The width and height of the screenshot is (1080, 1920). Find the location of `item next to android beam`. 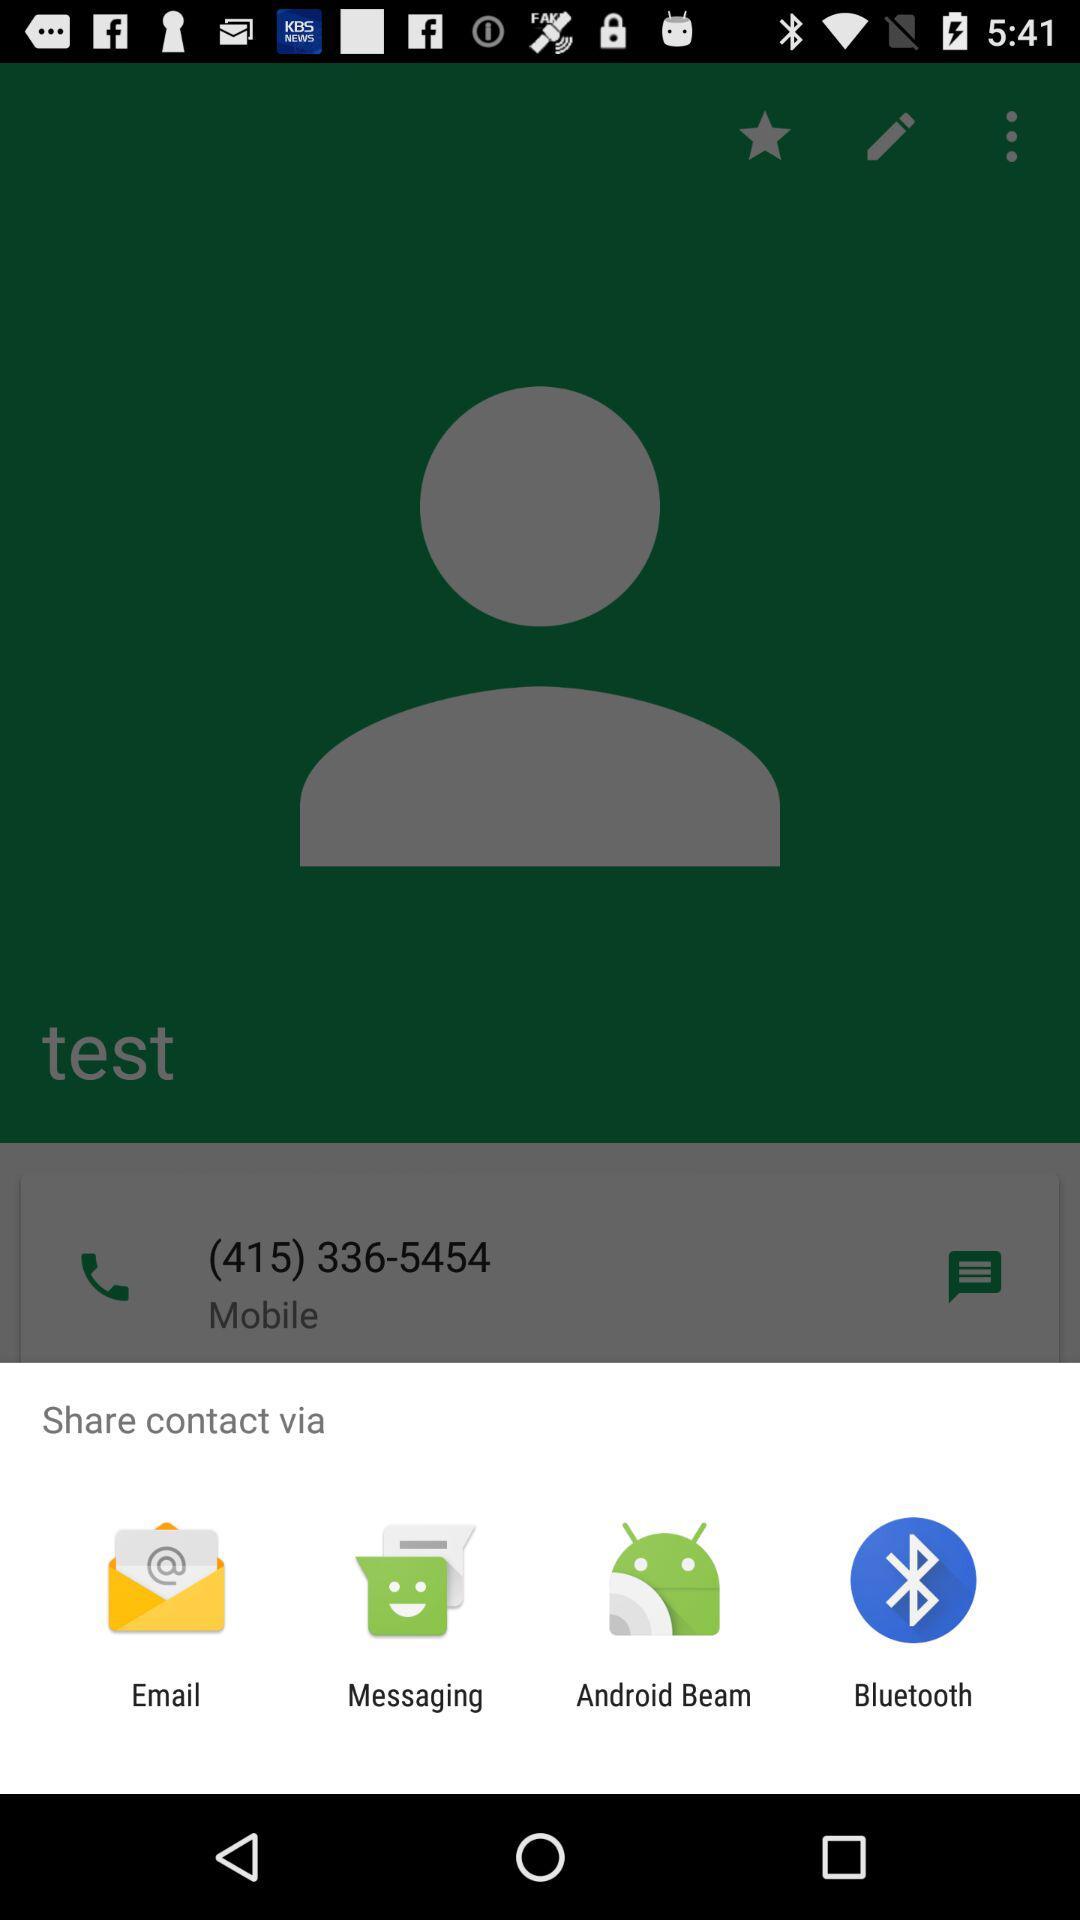

item next to android beam is located at coordinates (414, 1711).